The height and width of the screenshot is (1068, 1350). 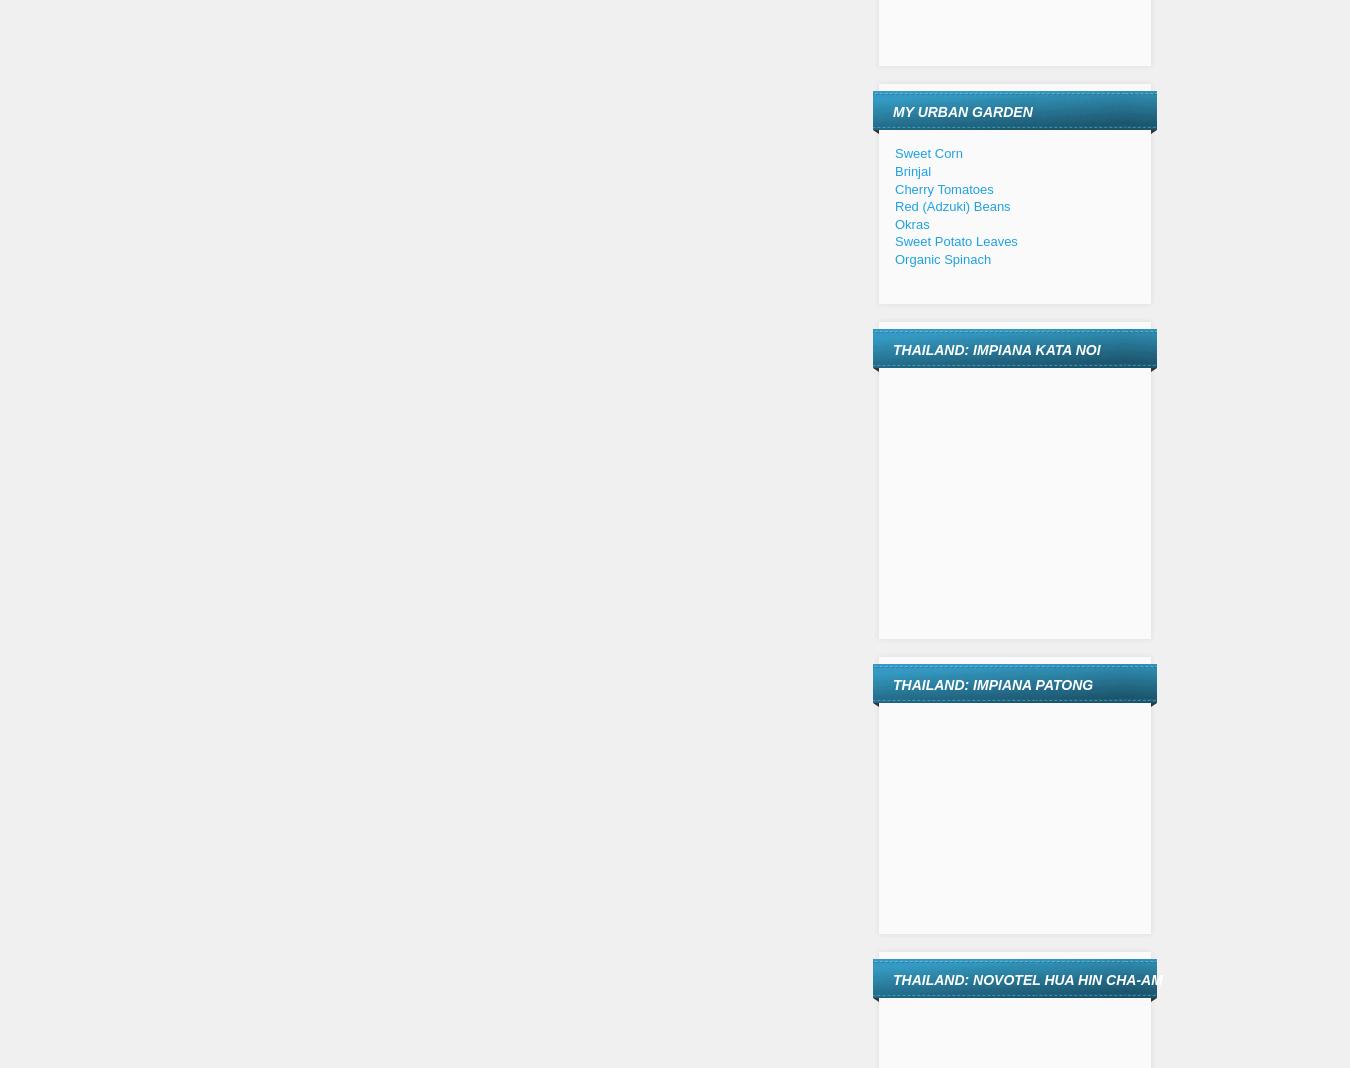 What do you see at coordinates (951, 206) in the screenshot?
I see `'Red (Adzuki) Beans'` at bounding box center [951, 206].